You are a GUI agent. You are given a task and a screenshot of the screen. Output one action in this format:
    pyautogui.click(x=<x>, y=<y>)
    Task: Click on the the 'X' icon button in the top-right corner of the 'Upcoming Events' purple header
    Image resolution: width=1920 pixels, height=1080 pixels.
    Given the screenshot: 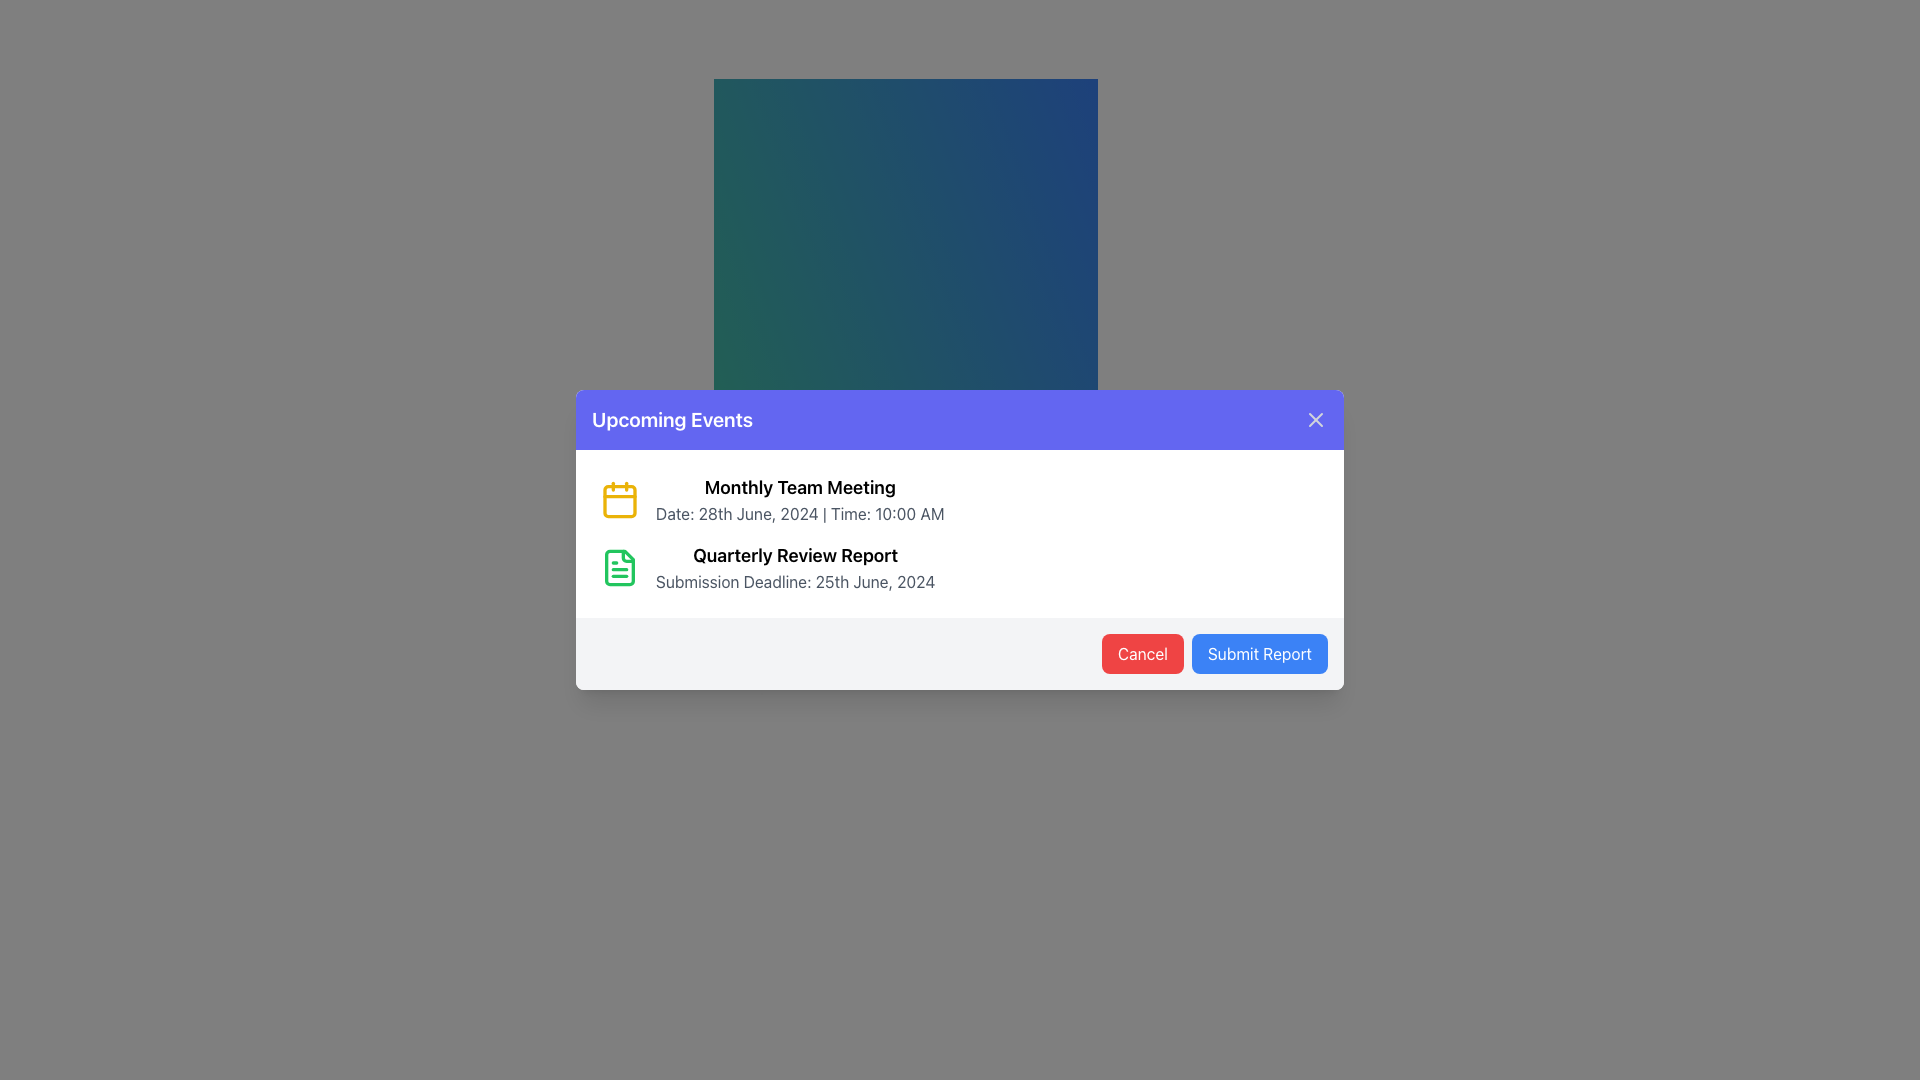 What is the action you would take?
    pyautogui.click(x=1315, y=419)
    